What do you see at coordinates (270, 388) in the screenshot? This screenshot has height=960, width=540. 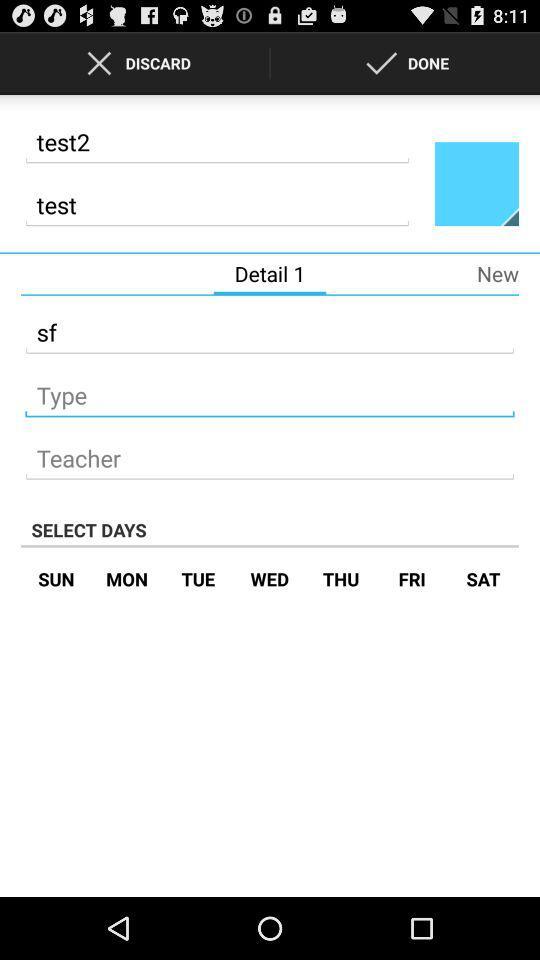 I see `shows empty dash` at bounding box center [270, 388].